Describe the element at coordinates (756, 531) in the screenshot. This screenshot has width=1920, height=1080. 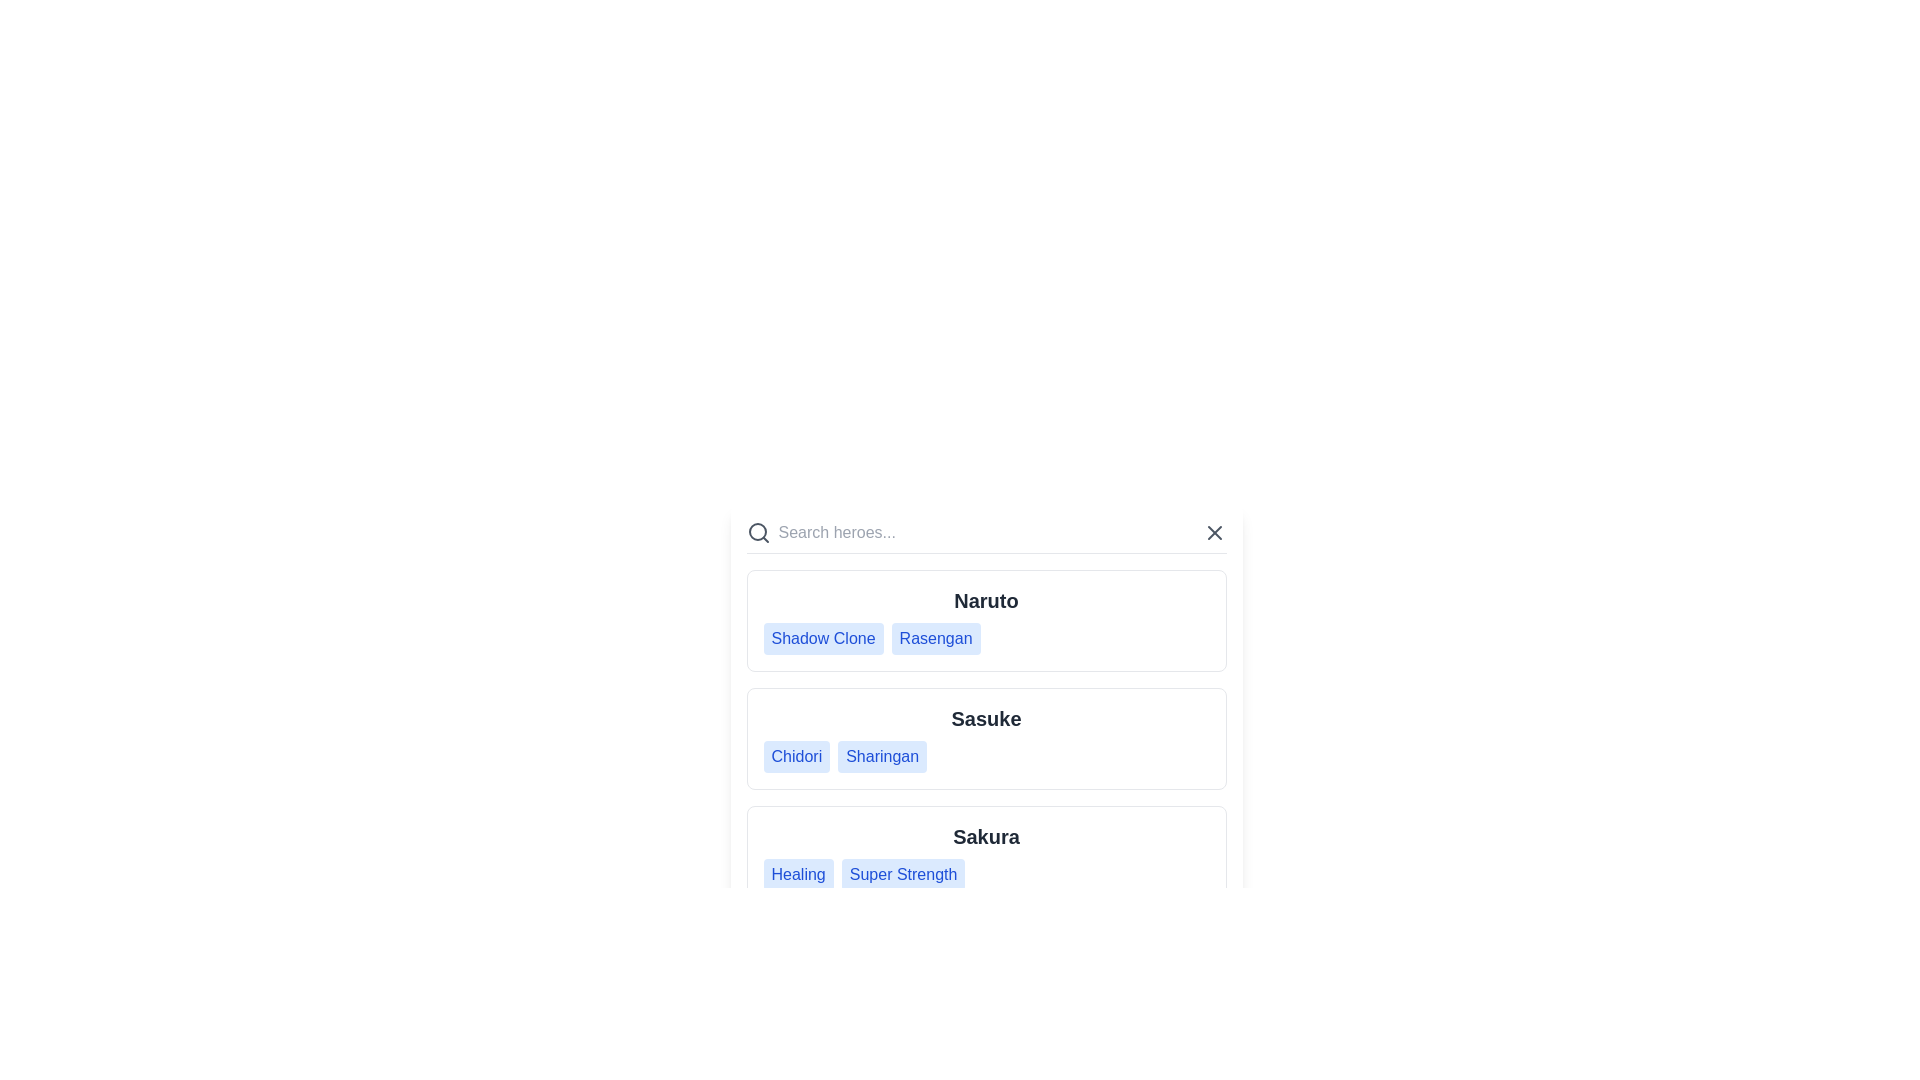
I see `the SVG circle graphic representing the search functionality of the magnifying glass icon, which is located to the left of the 'Search heroes...' text input` at that location.